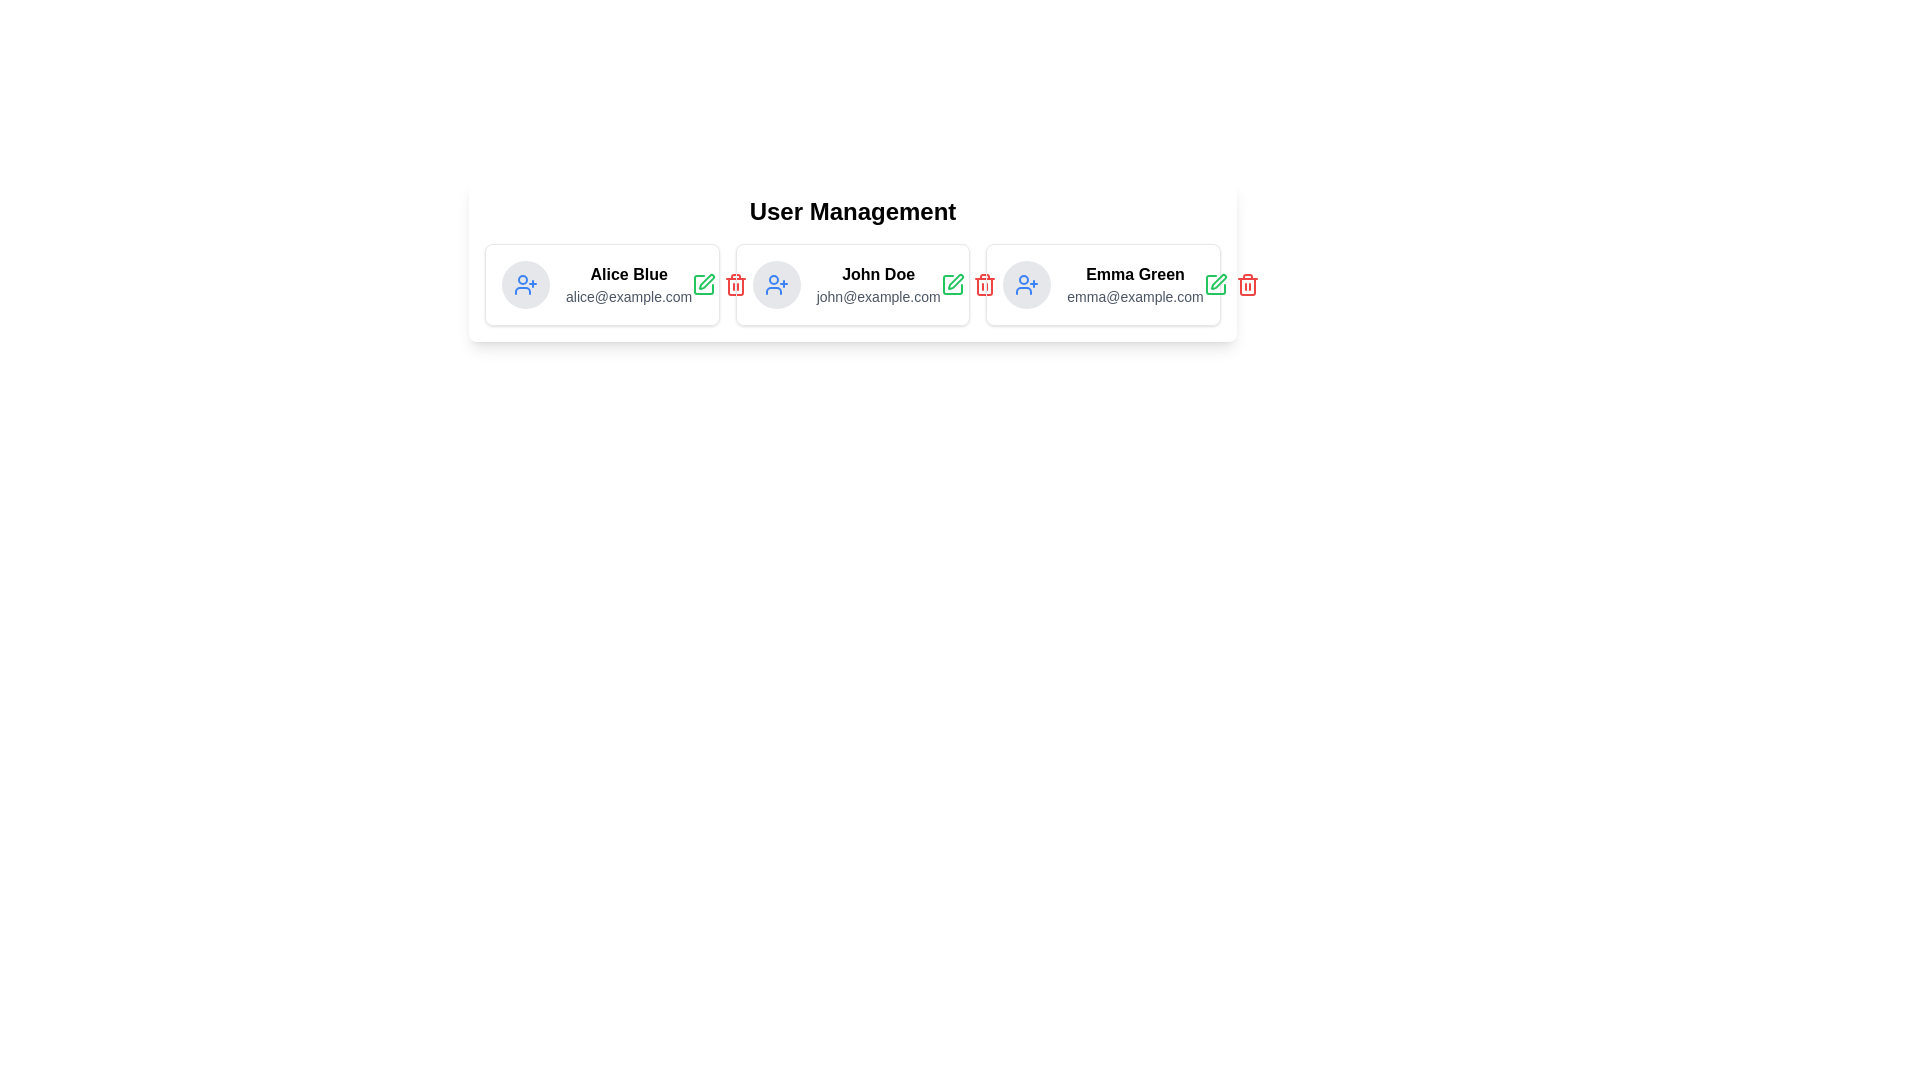 Image resolution: width=1920 pixels, height=1080 pixels. Describe the element at coordinates (707, 281) in the screenshot. I see `the editing icon for 'Alice Blue' located in the top-center section of the interface, which triggers editing actions` at that location.